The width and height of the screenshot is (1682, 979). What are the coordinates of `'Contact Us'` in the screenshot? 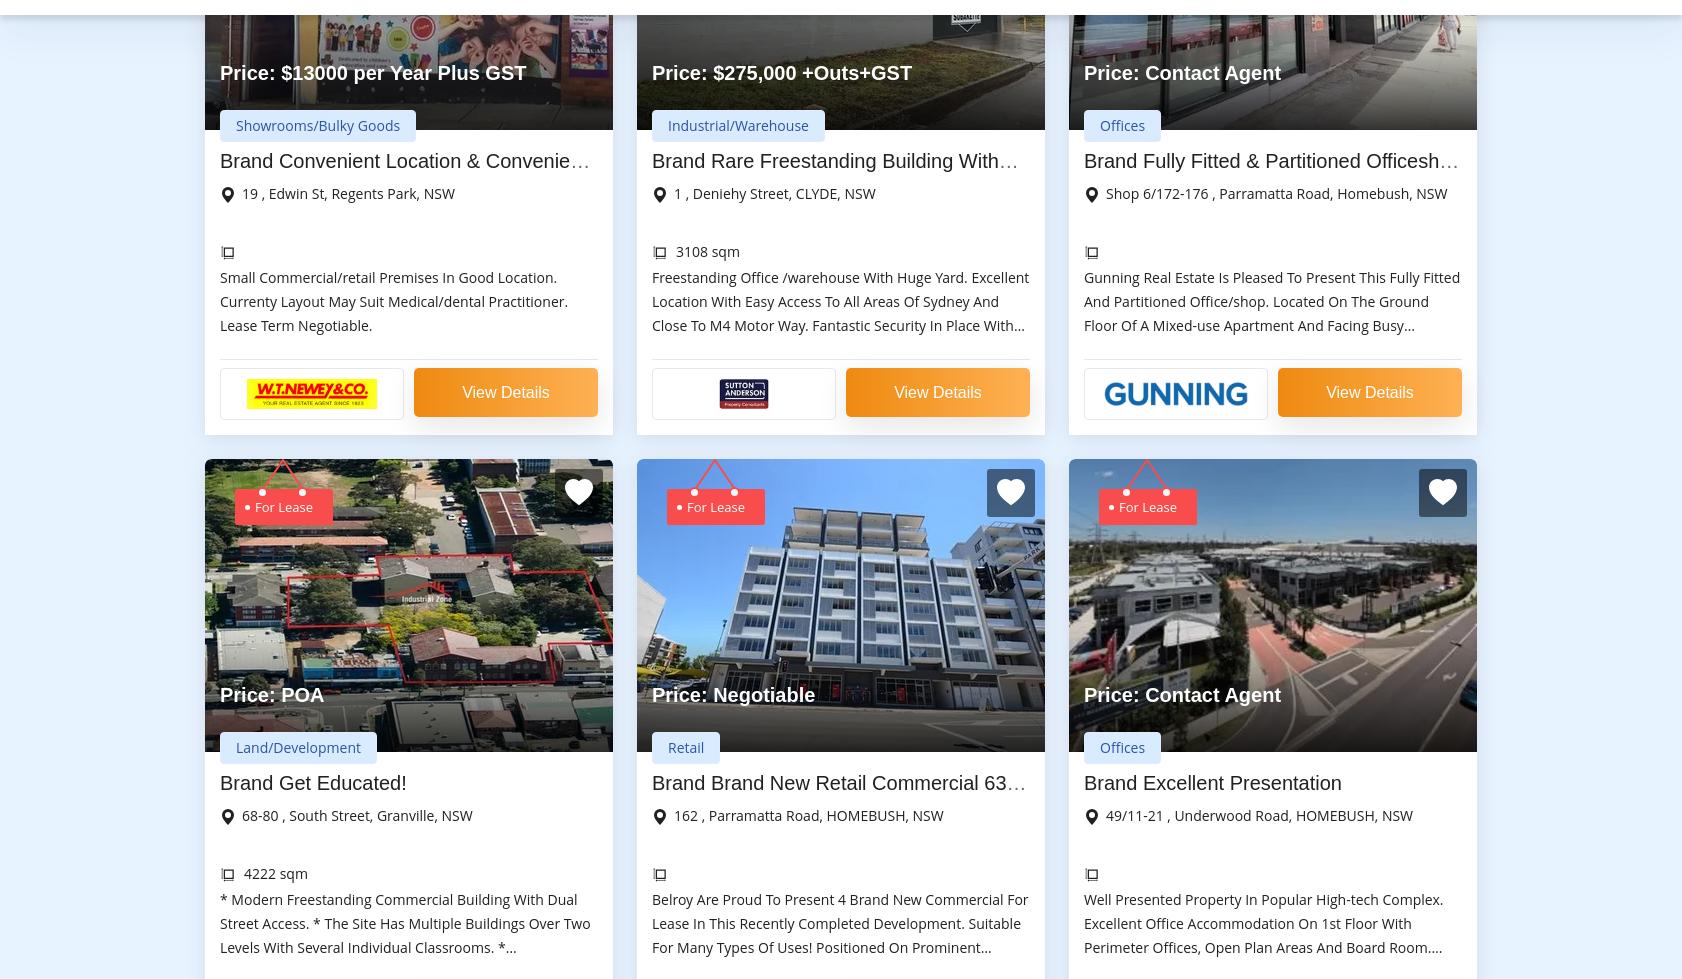 It's located at (1396, 289).